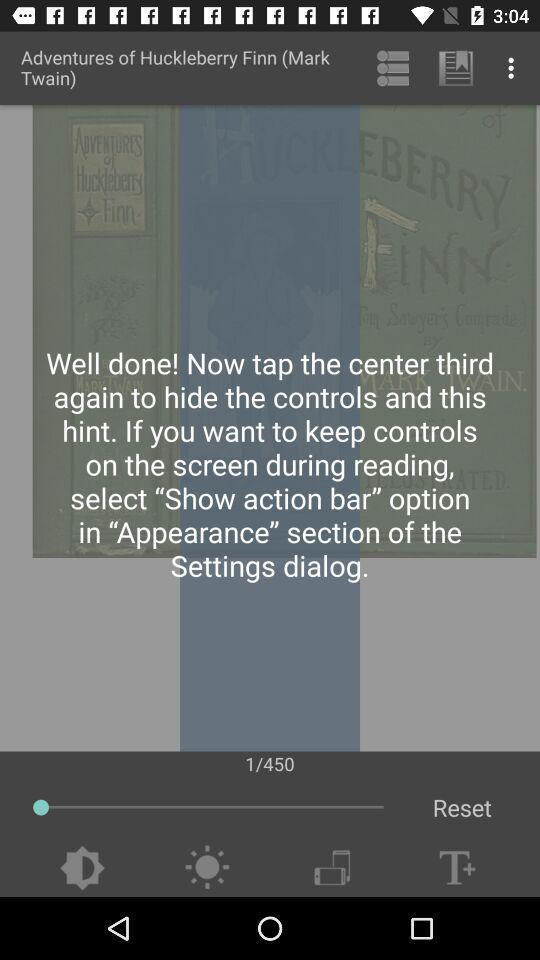 This screenshot has width=540, height=960. I want to click on brightness controller, so click(206, 867).